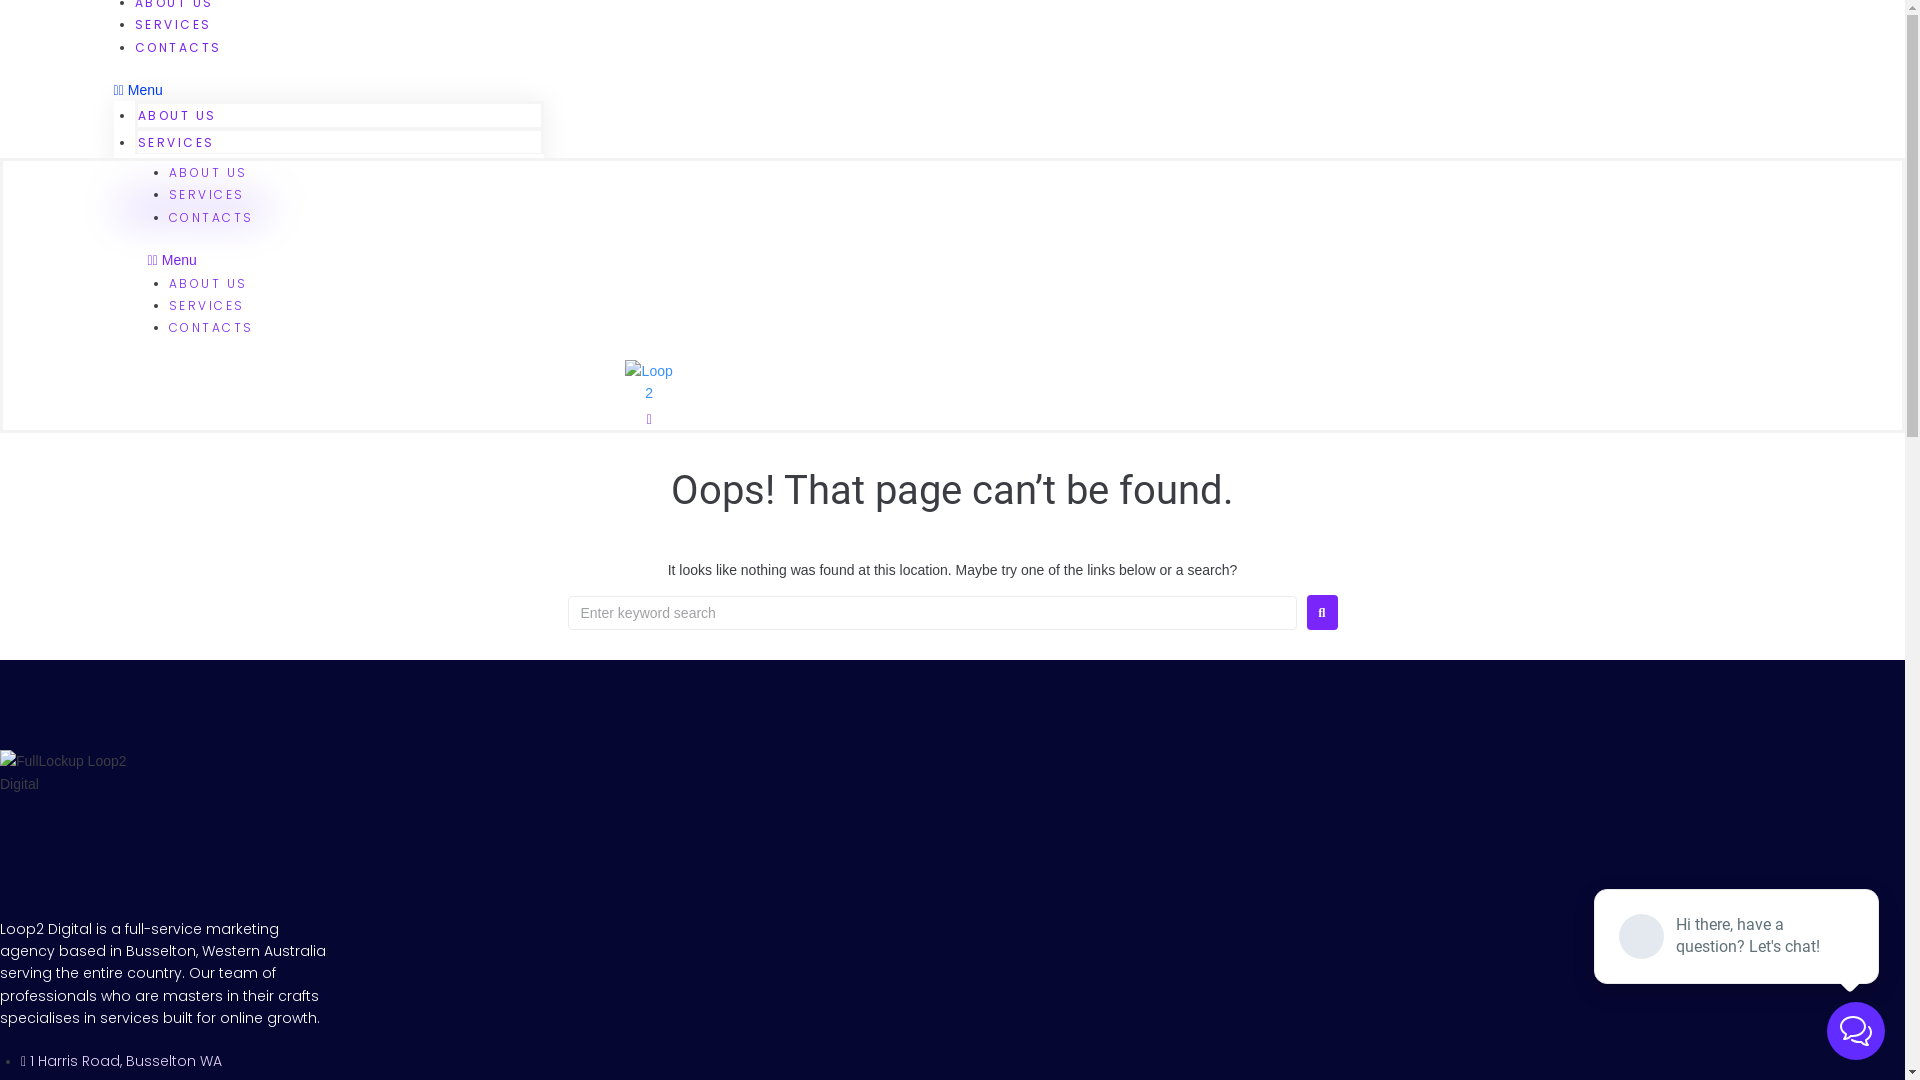 This screenshot has width=1920, height=1080. I want to click on 'ABOUT US', so click(177, 115).